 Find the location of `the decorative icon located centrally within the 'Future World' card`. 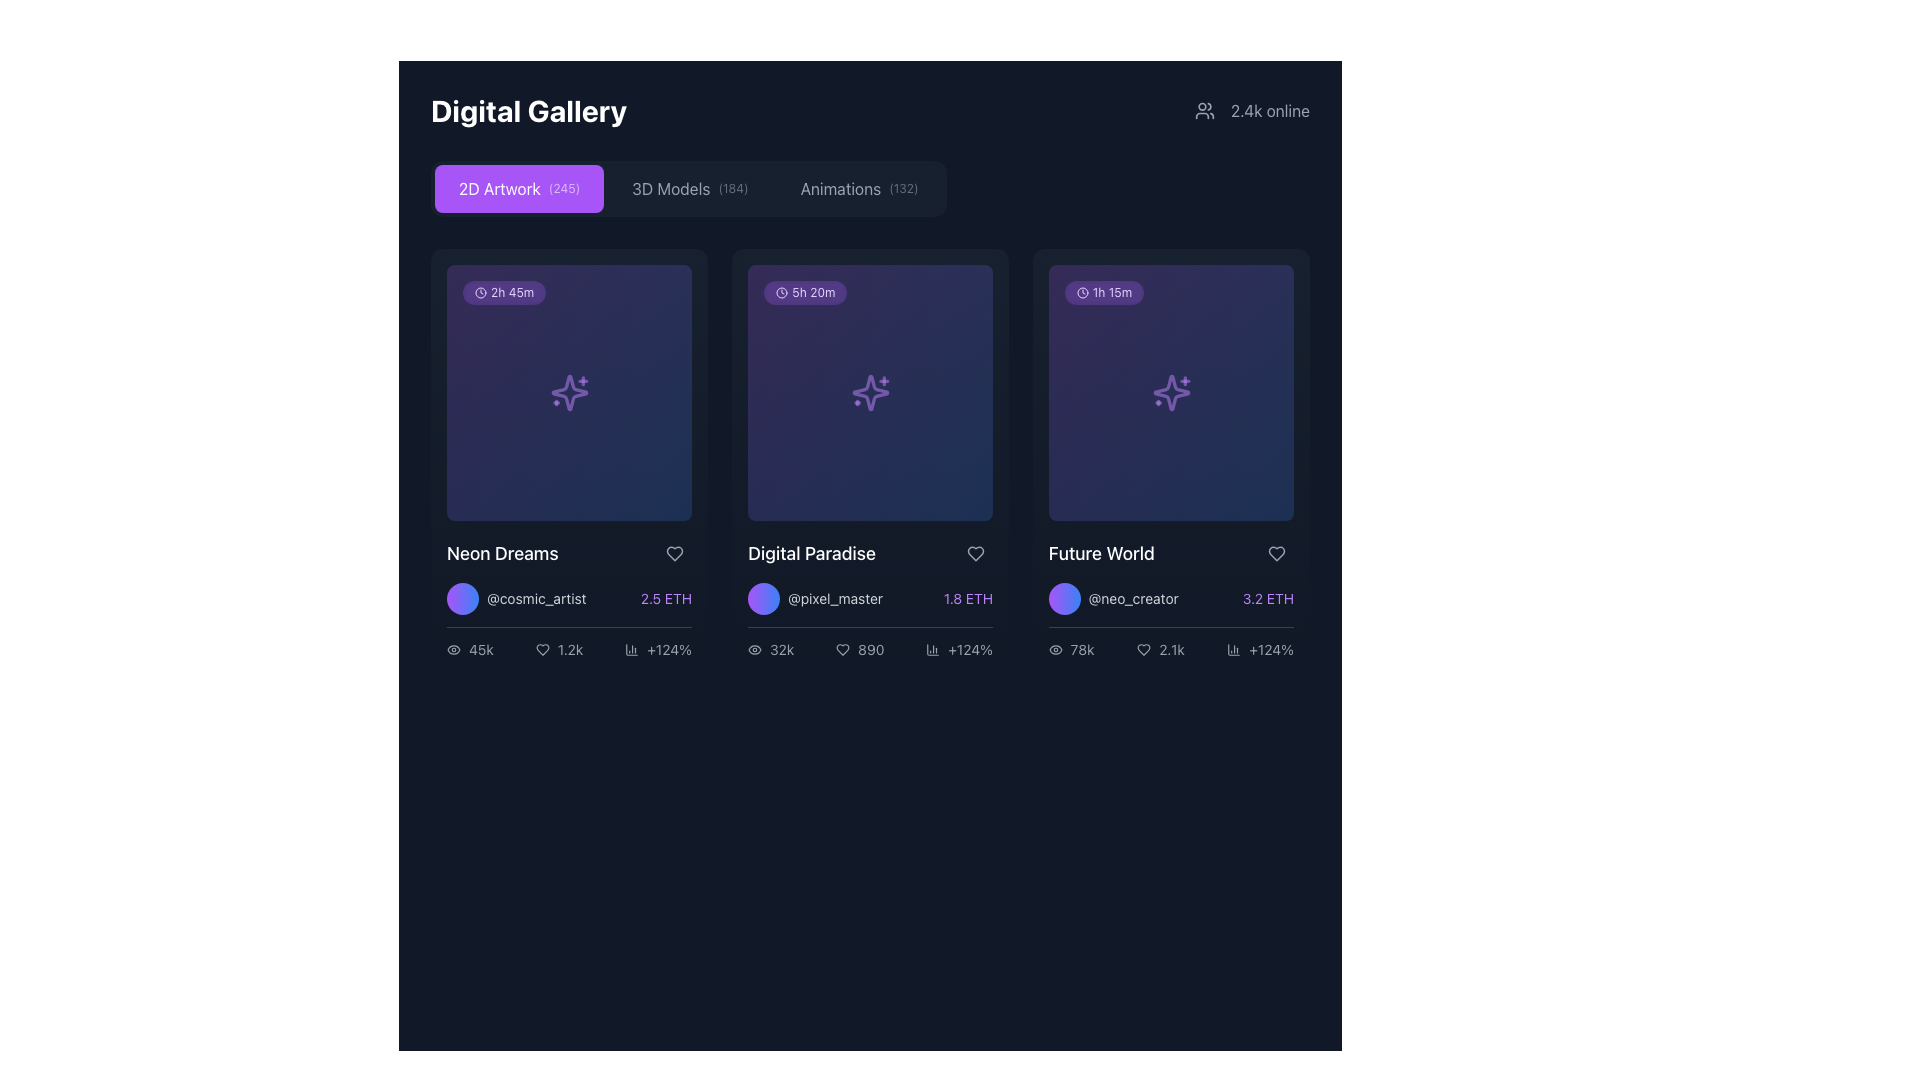

the decorative icon located centrally within the 'Future World' card is located at coordinates (1171, 393).